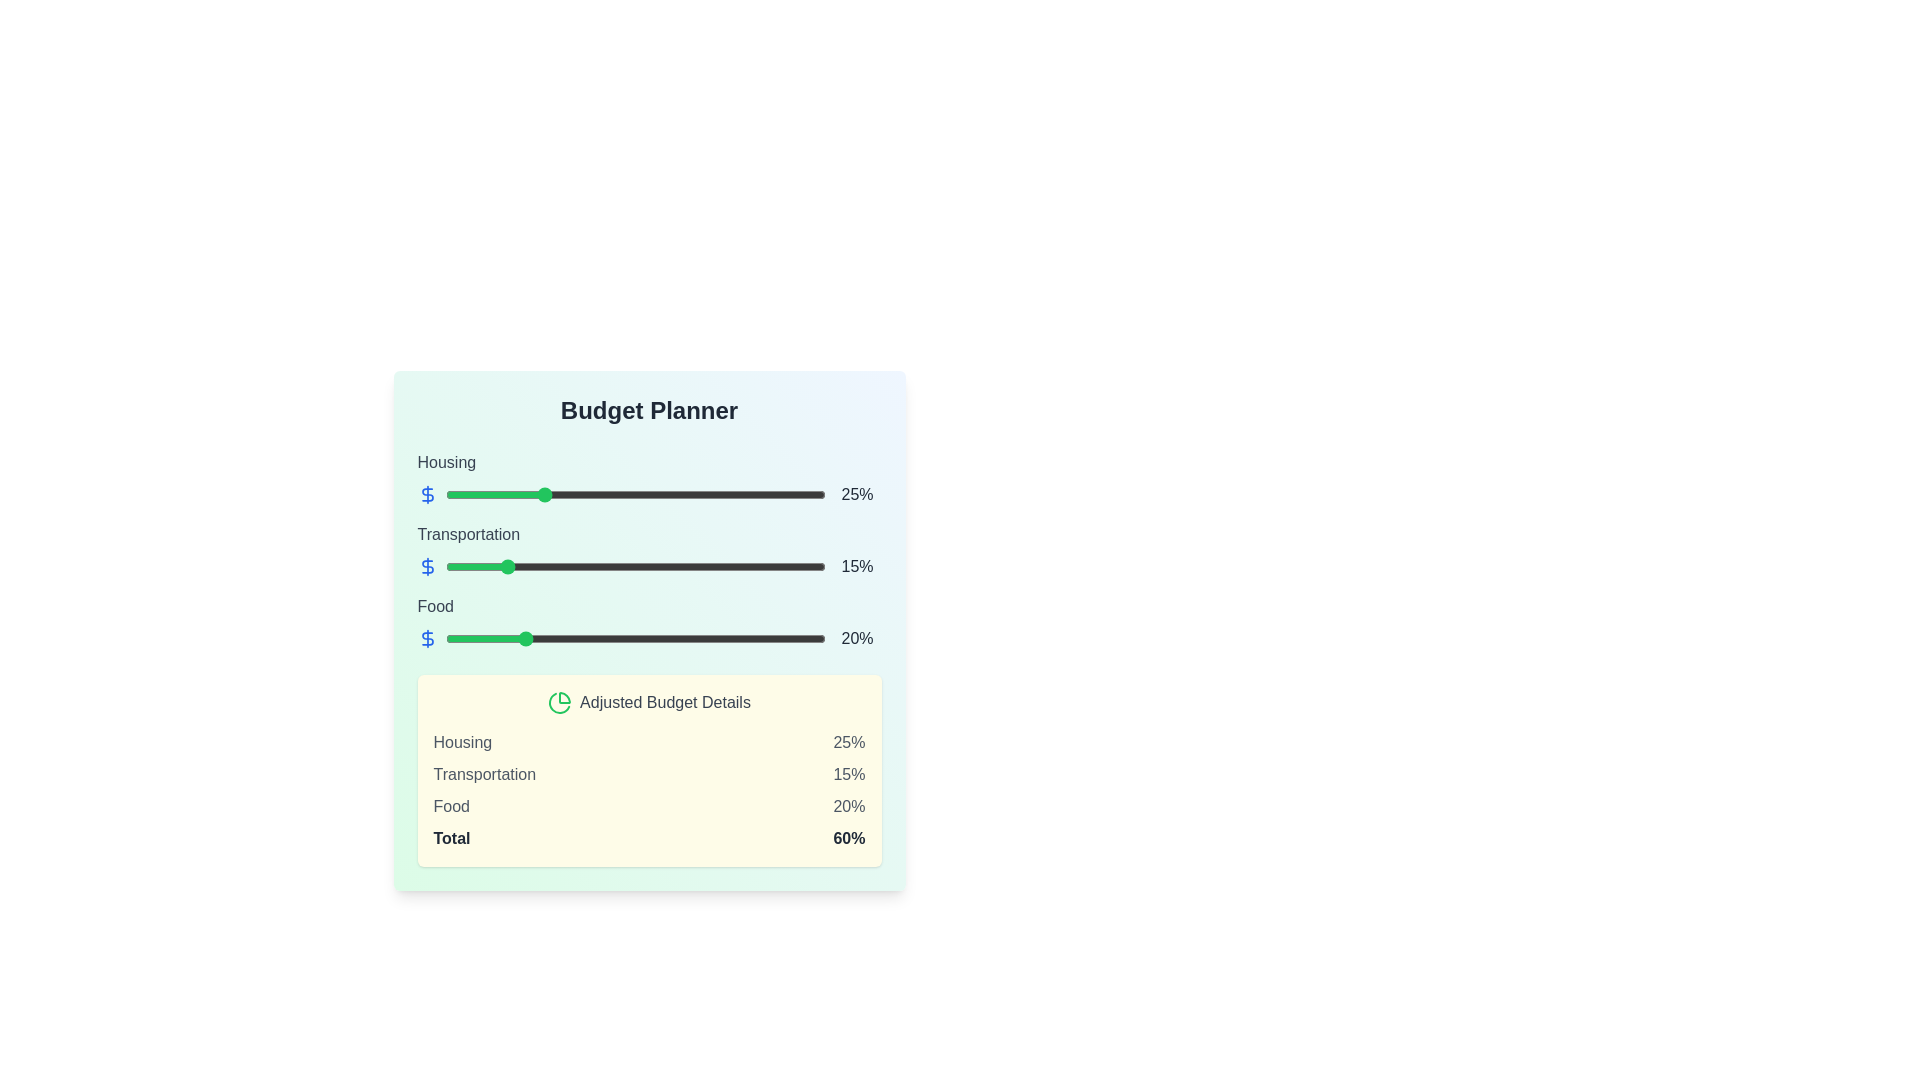 This screenshot has width=1920, height=1080. What do you see at coordinates (700, 494) in the screenshot?
I see `the housing budget percentage` at bounding box center [700, 494].